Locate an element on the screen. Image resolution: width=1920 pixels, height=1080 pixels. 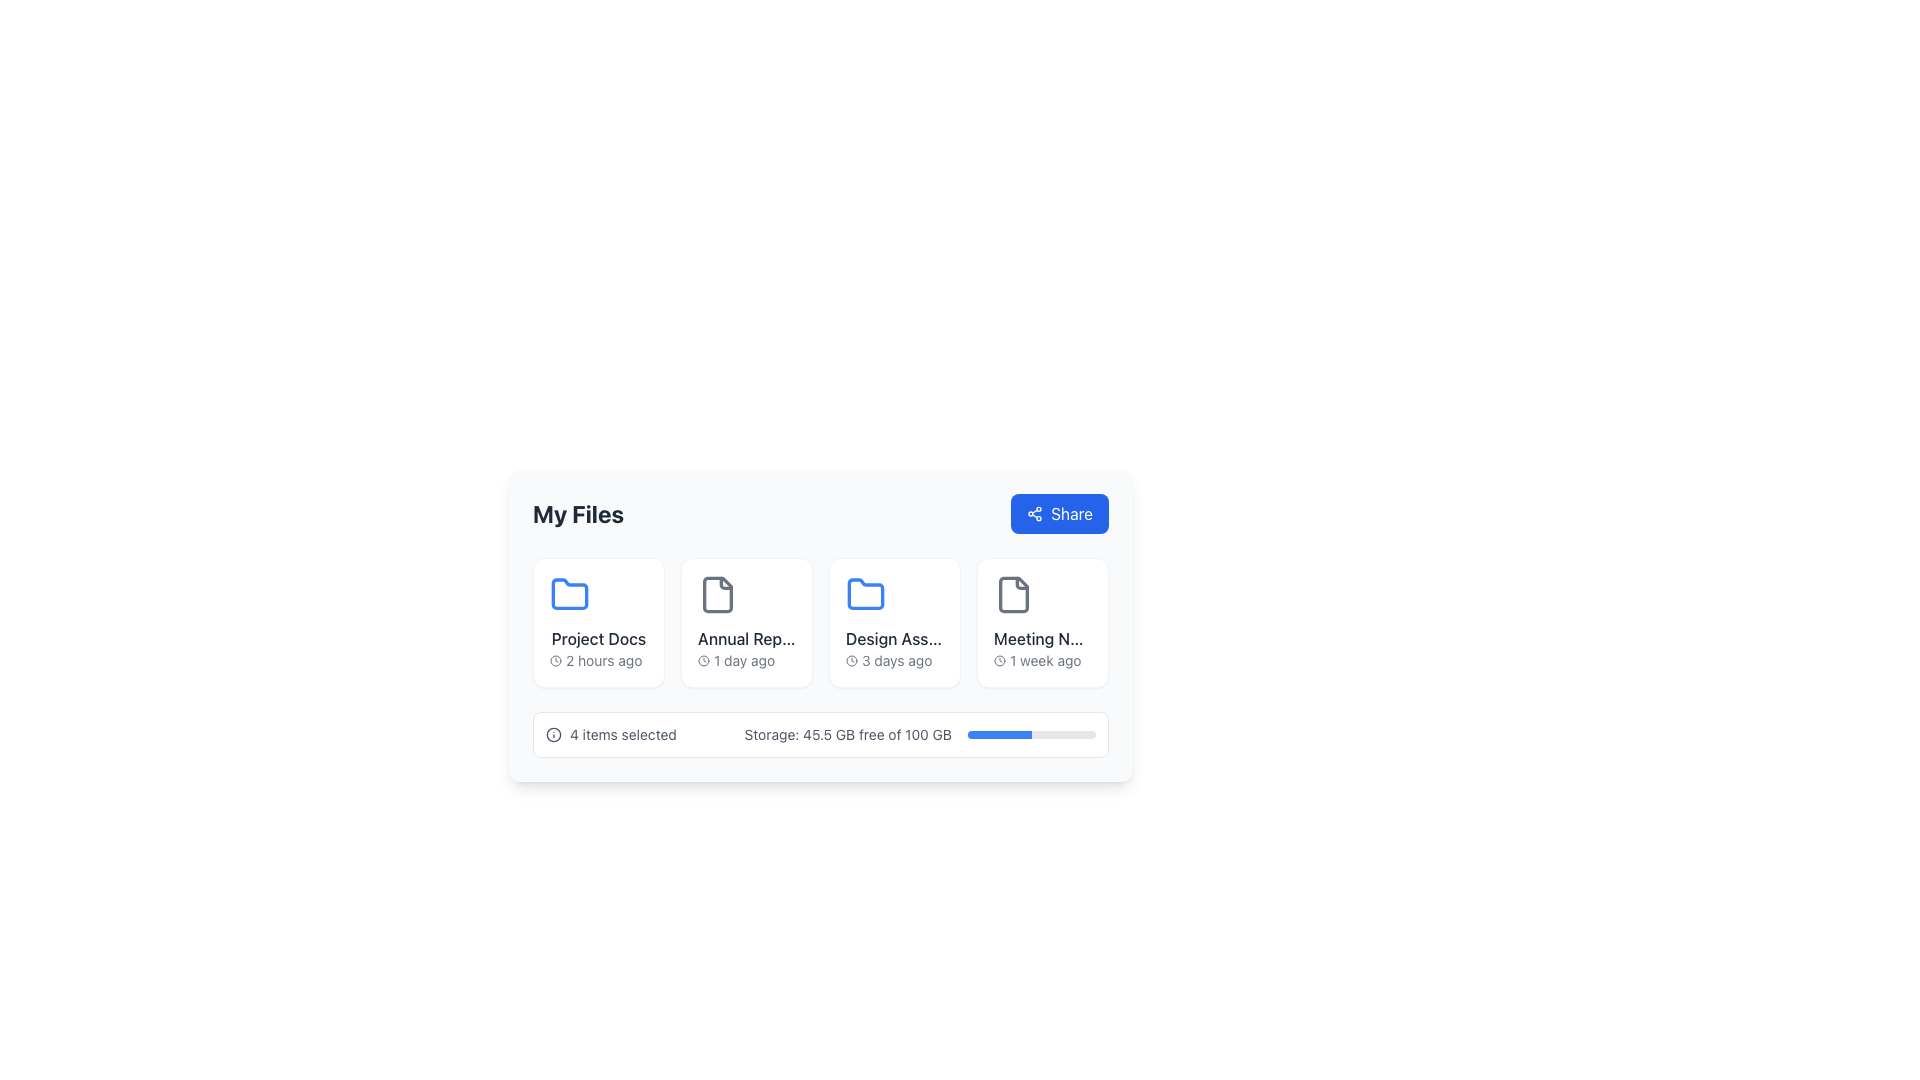
displayed time indicator '1 day ago' from the text label with a clock icon located in the bottom-right corner of the 'Annual Report.pdf' card is located at coordinates (746, 660).